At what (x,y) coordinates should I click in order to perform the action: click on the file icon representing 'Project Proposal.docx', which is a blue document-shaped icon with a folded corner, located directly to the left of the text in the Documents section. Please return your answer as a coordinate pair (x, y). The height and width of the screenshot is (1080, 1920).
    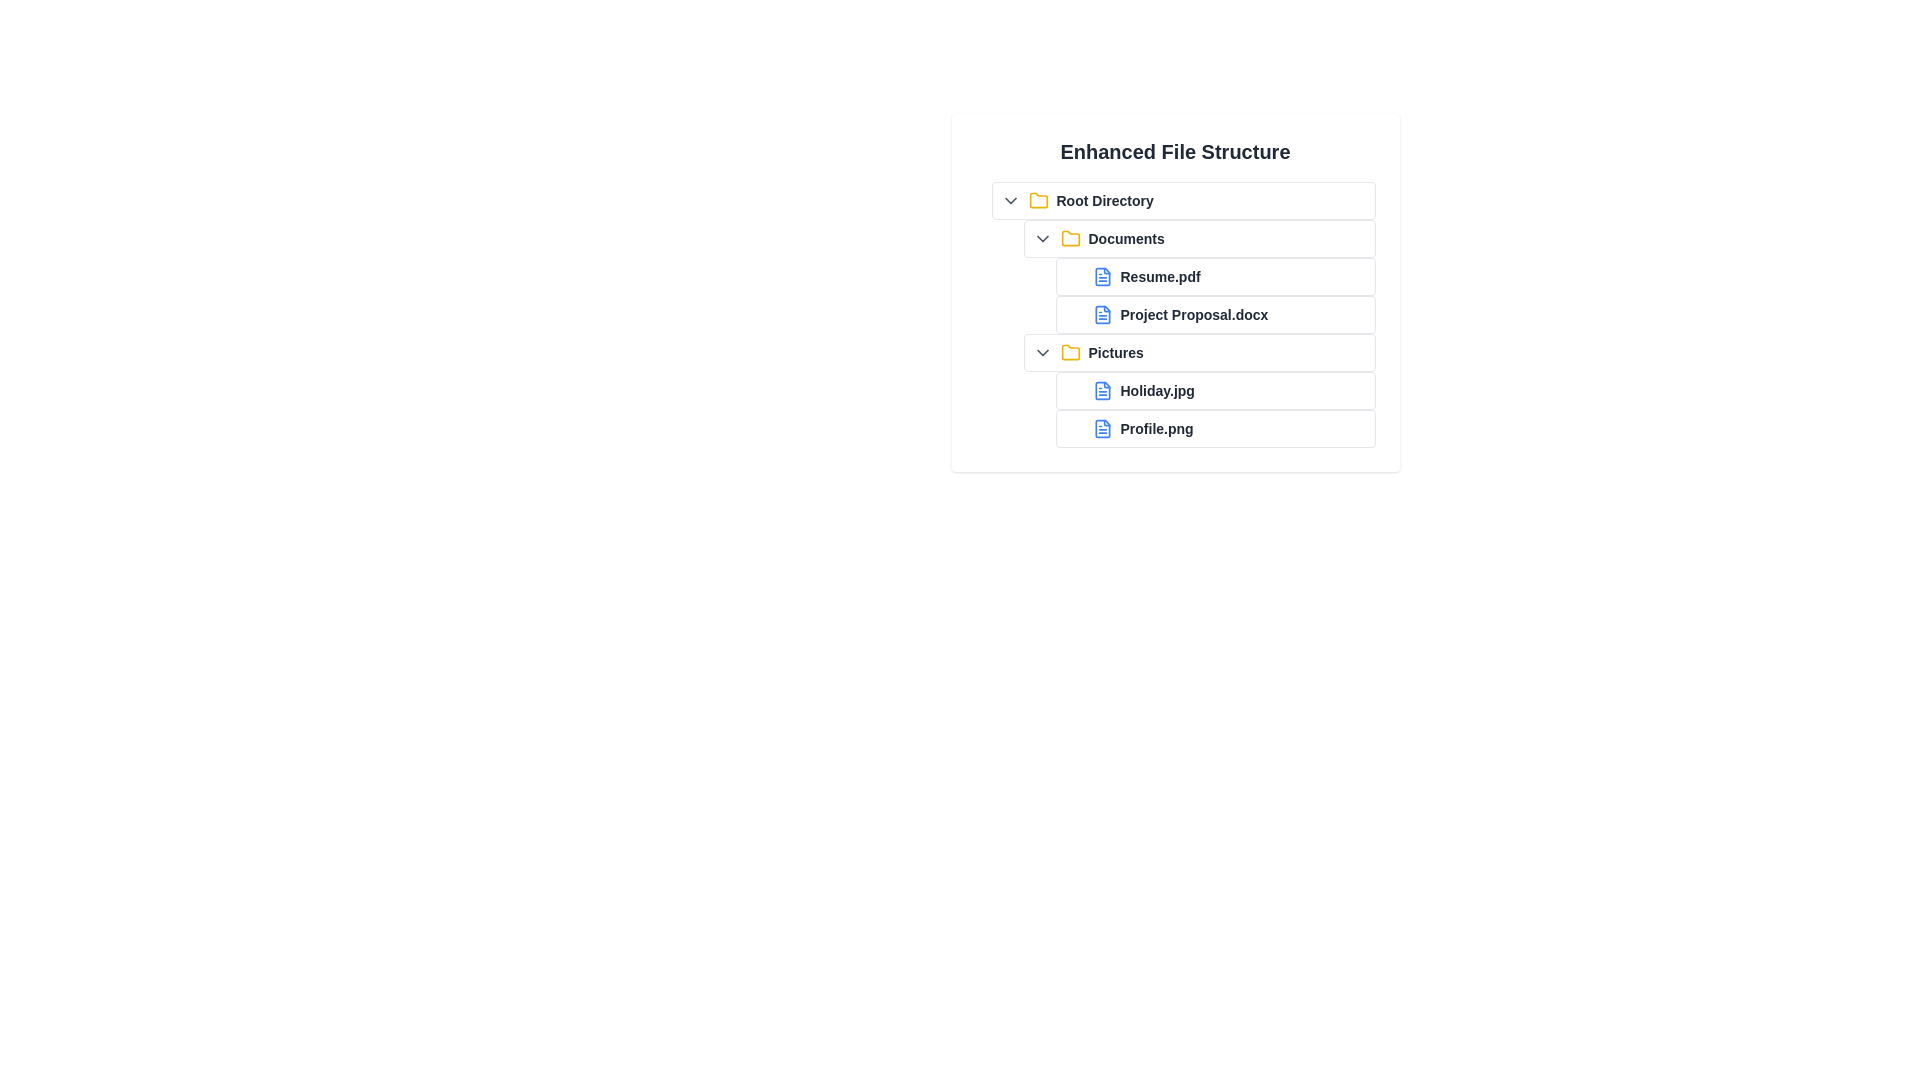
    Looking at the image, I should click on (1101, 315).